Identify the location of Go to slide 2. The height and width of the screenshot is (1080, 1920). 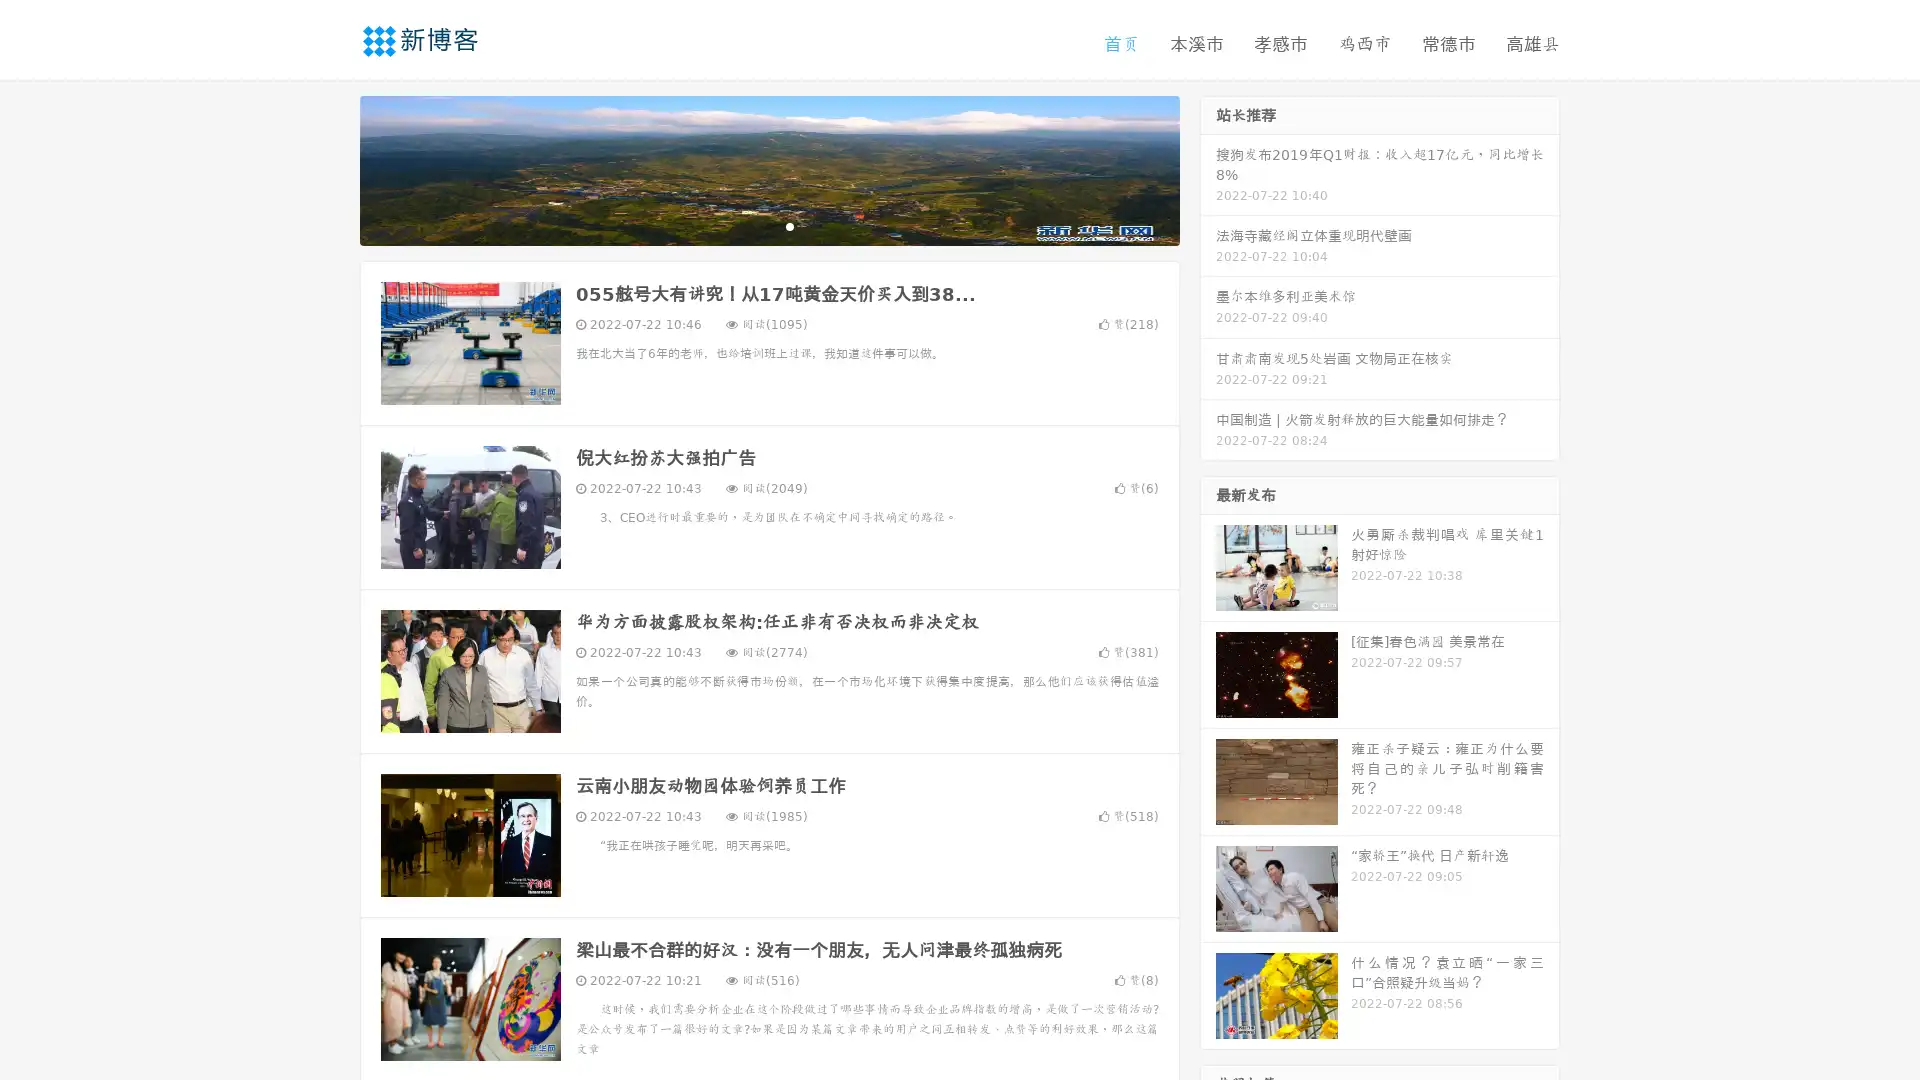
(768, 225).